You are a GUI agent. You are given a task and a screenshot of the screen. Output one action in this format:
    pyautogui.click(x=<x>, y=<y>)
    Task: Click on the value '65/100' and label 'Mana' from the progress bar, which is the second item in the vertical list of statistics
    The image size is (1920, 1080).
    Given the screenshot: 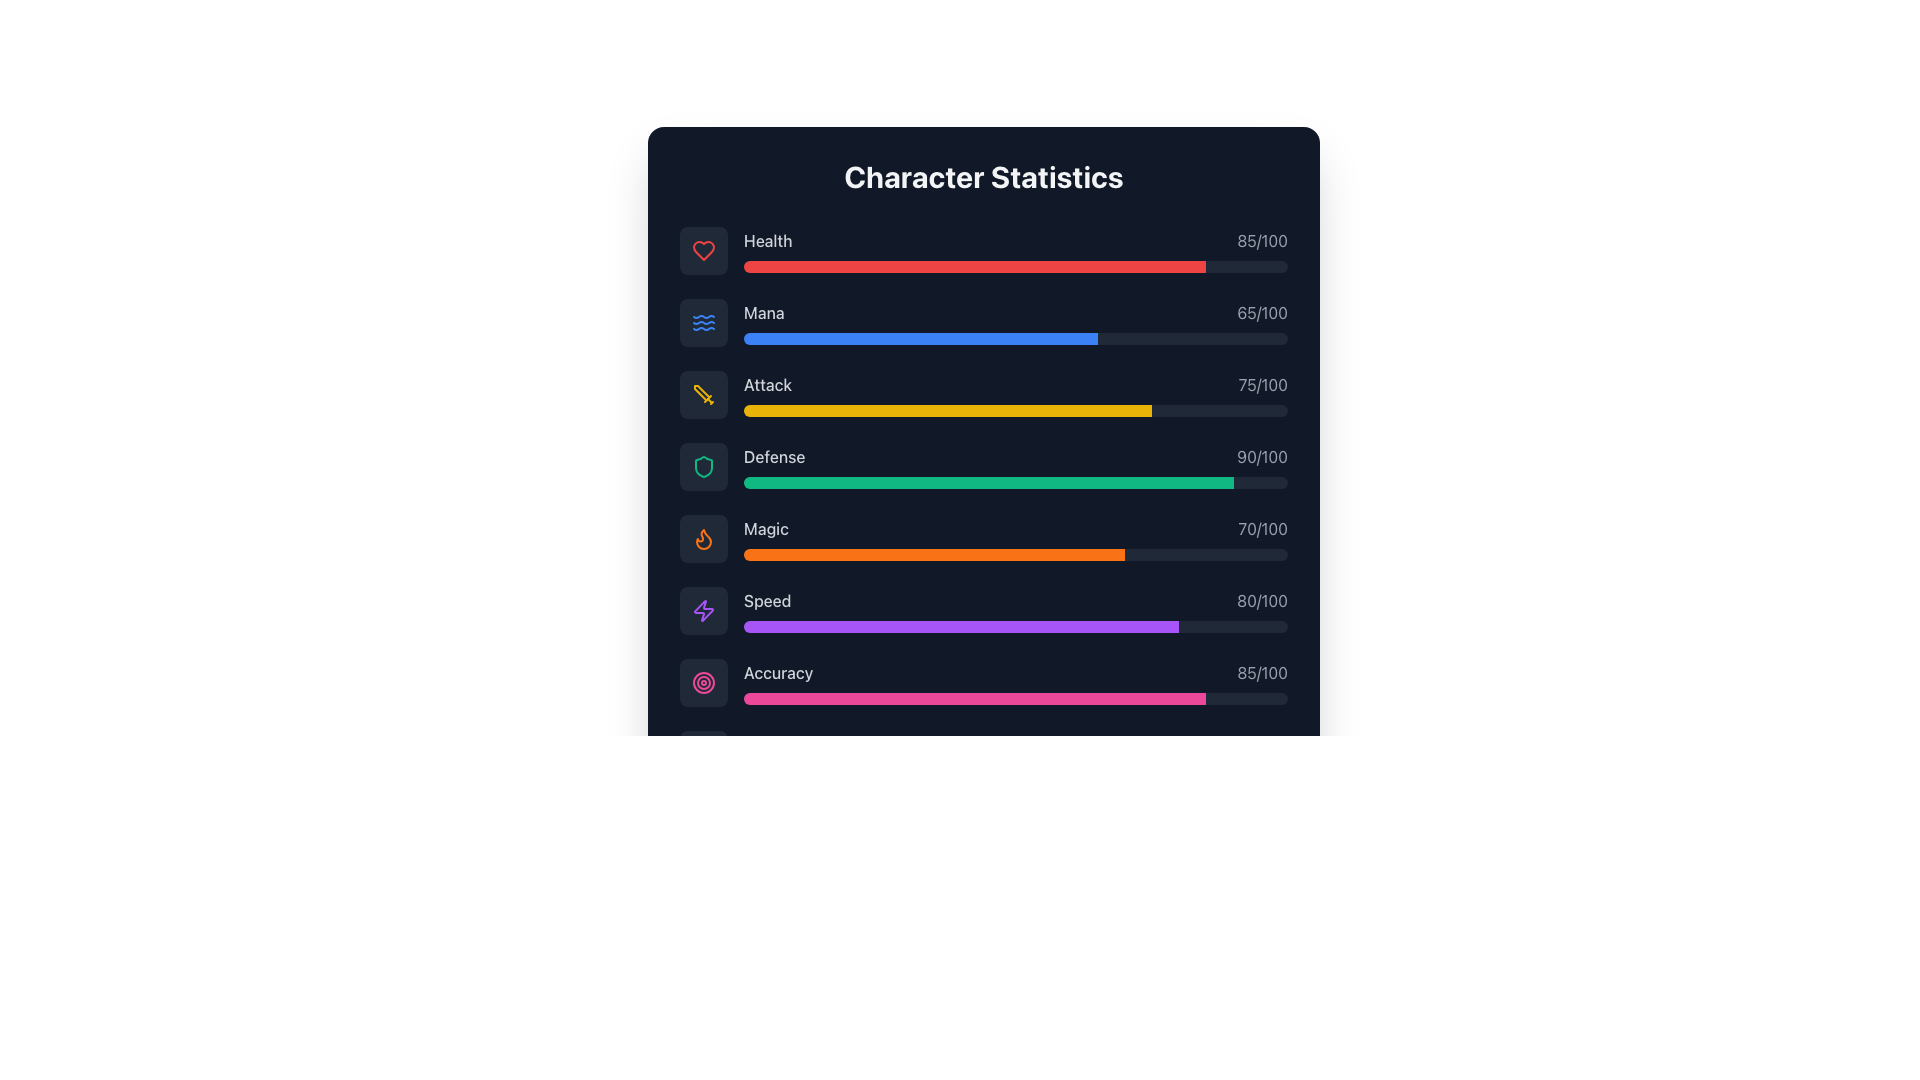 What is the action you would take?
    pyautogui.click(x=1016, y=322)
    